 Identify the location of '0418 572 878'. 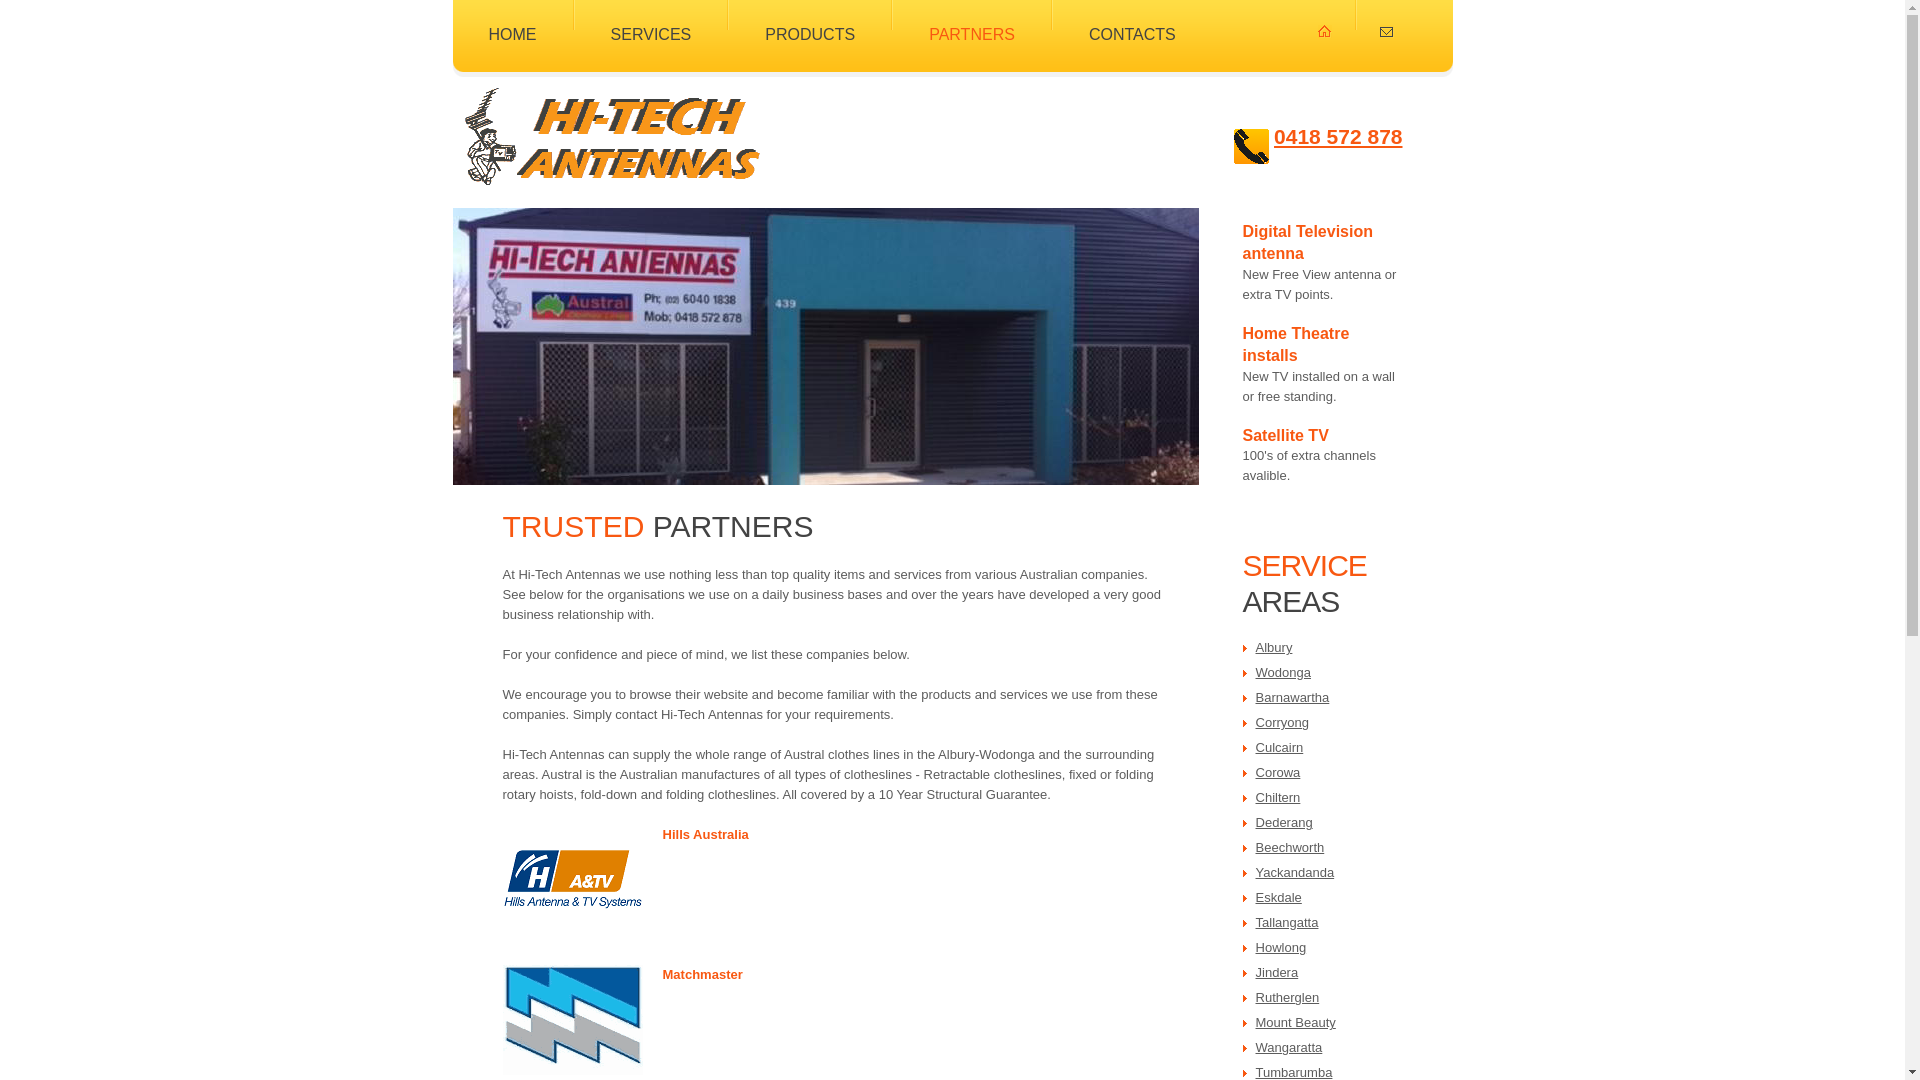
(1338, 136).